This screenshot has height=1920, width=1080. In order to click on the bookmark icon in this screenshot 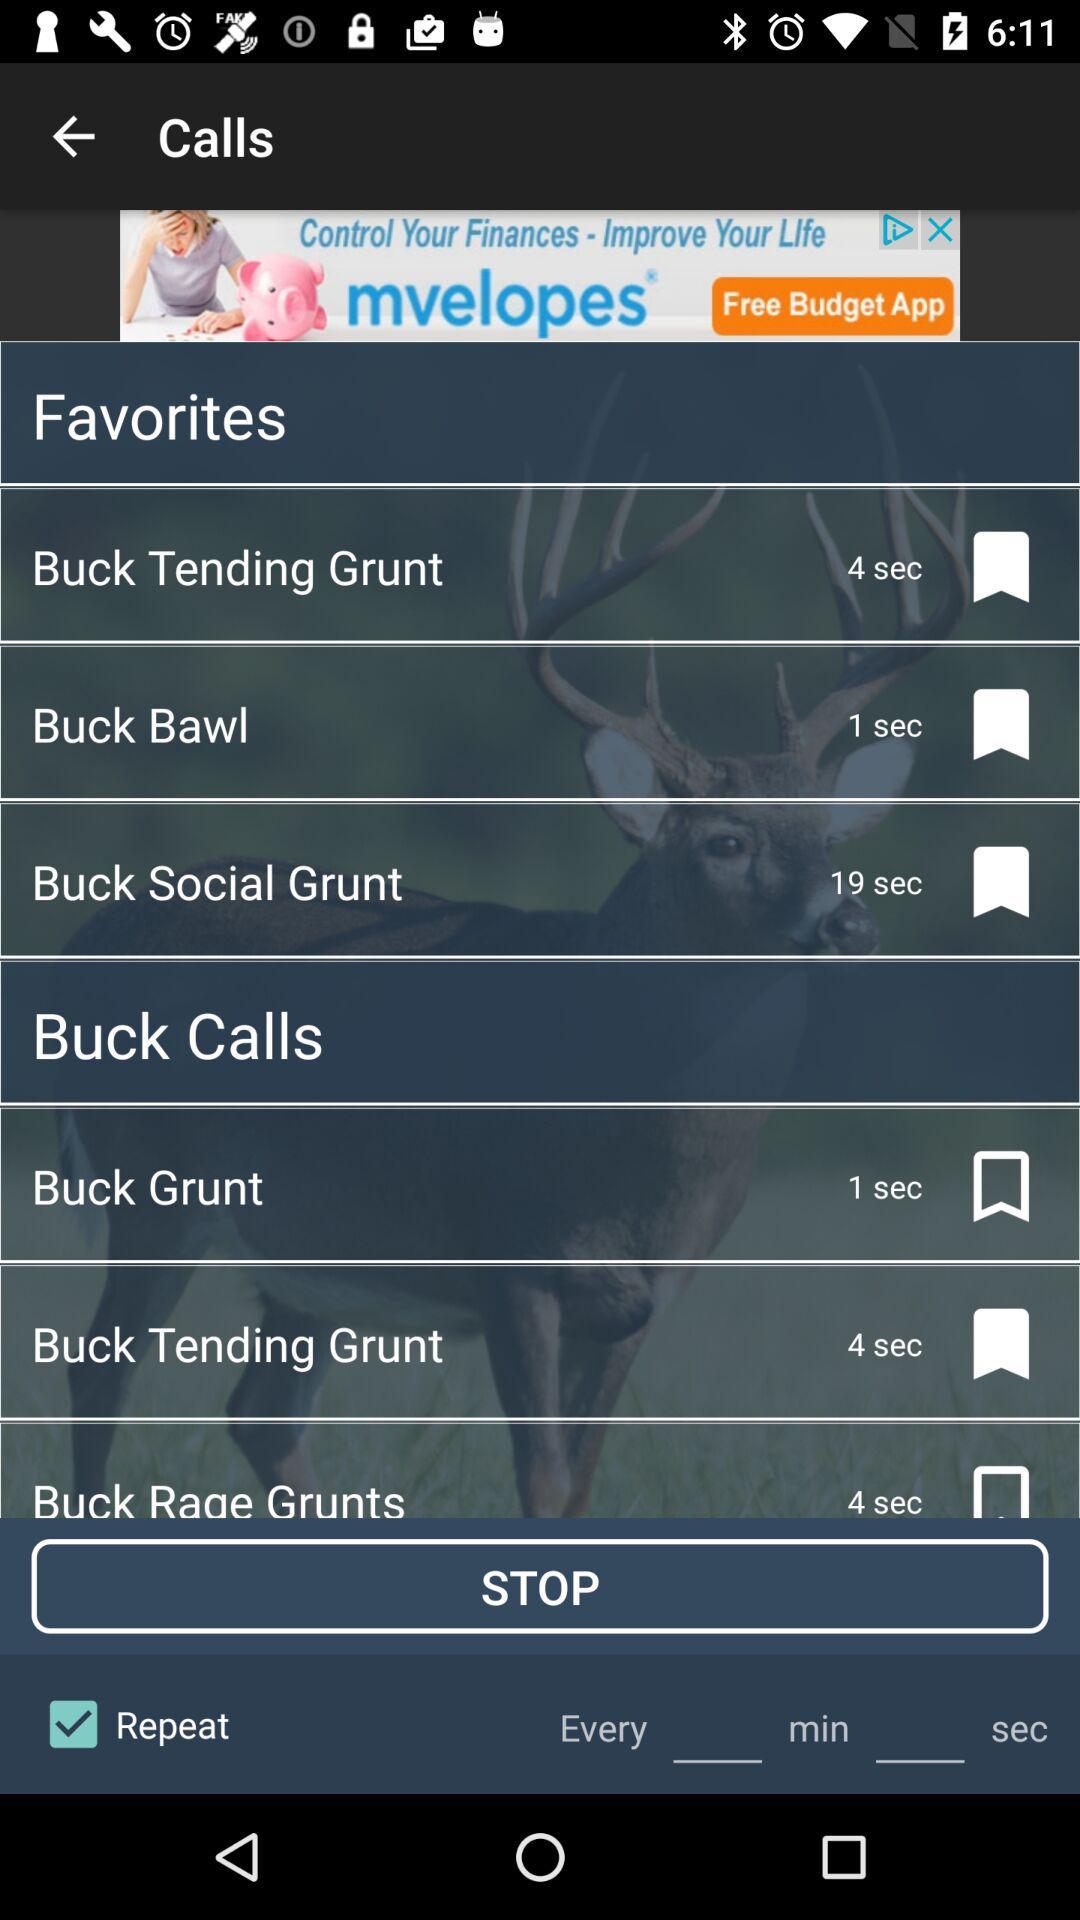, I will do `click(984, 1344)`.